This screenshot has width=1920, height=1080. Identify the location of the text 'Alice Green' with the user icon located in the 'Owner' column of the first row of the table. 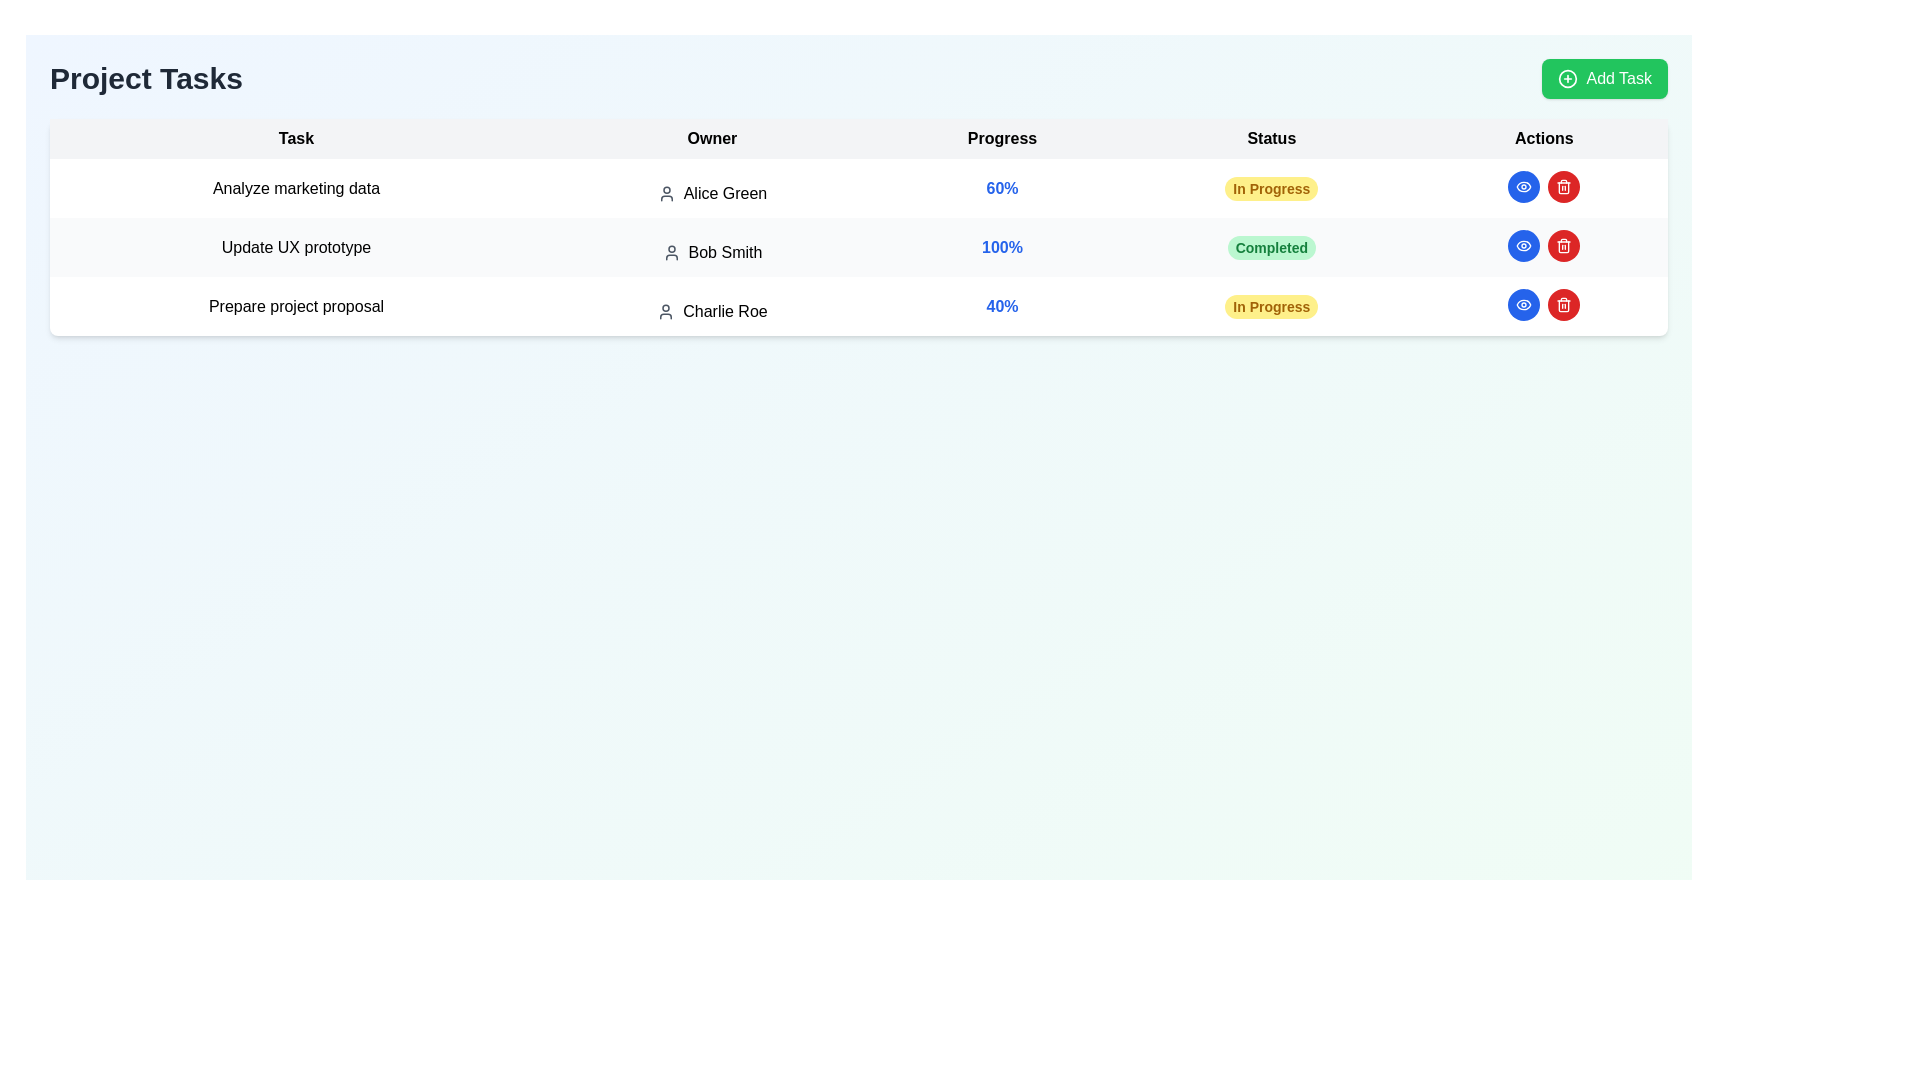
(712, 193).